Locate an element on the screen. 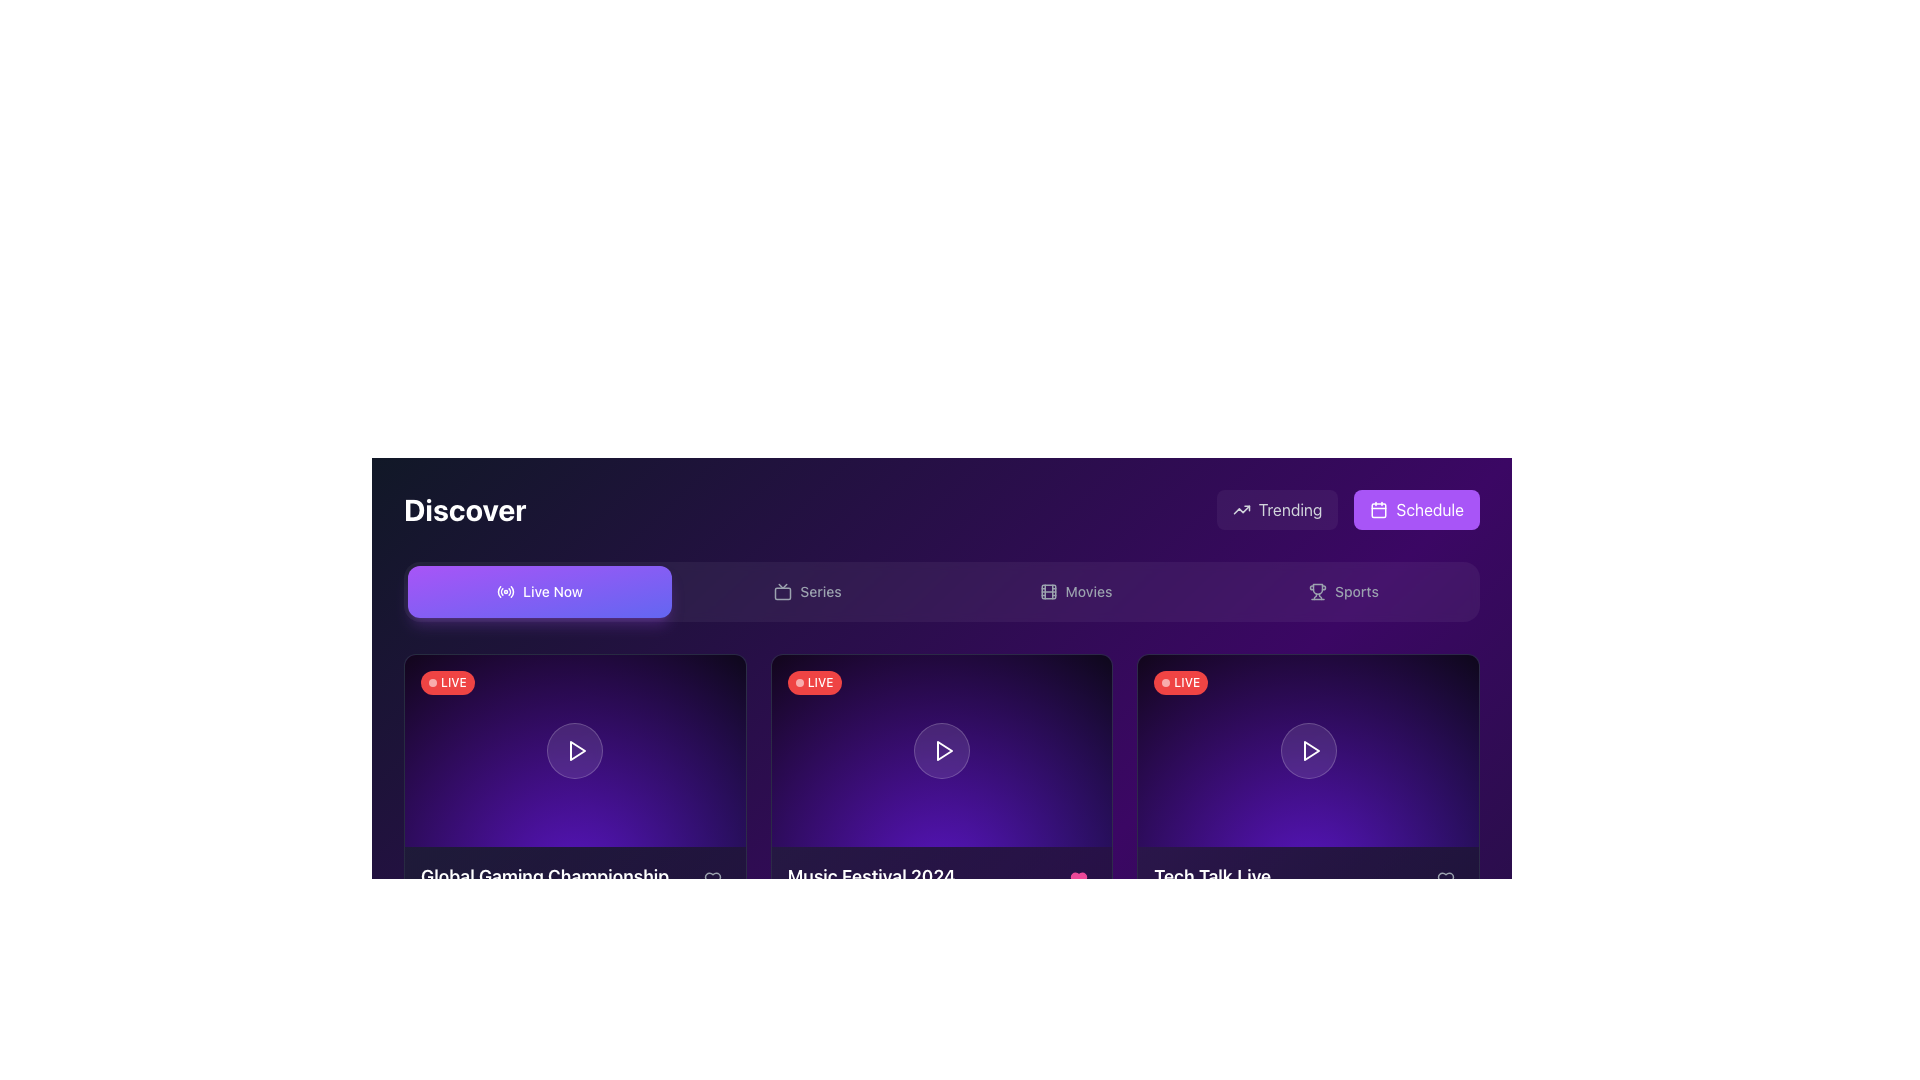 The image size is (1920, 1080). the playback button located at the center of the circular icon in the first media card of the lower row to interact is located at coordinates (576, 750).